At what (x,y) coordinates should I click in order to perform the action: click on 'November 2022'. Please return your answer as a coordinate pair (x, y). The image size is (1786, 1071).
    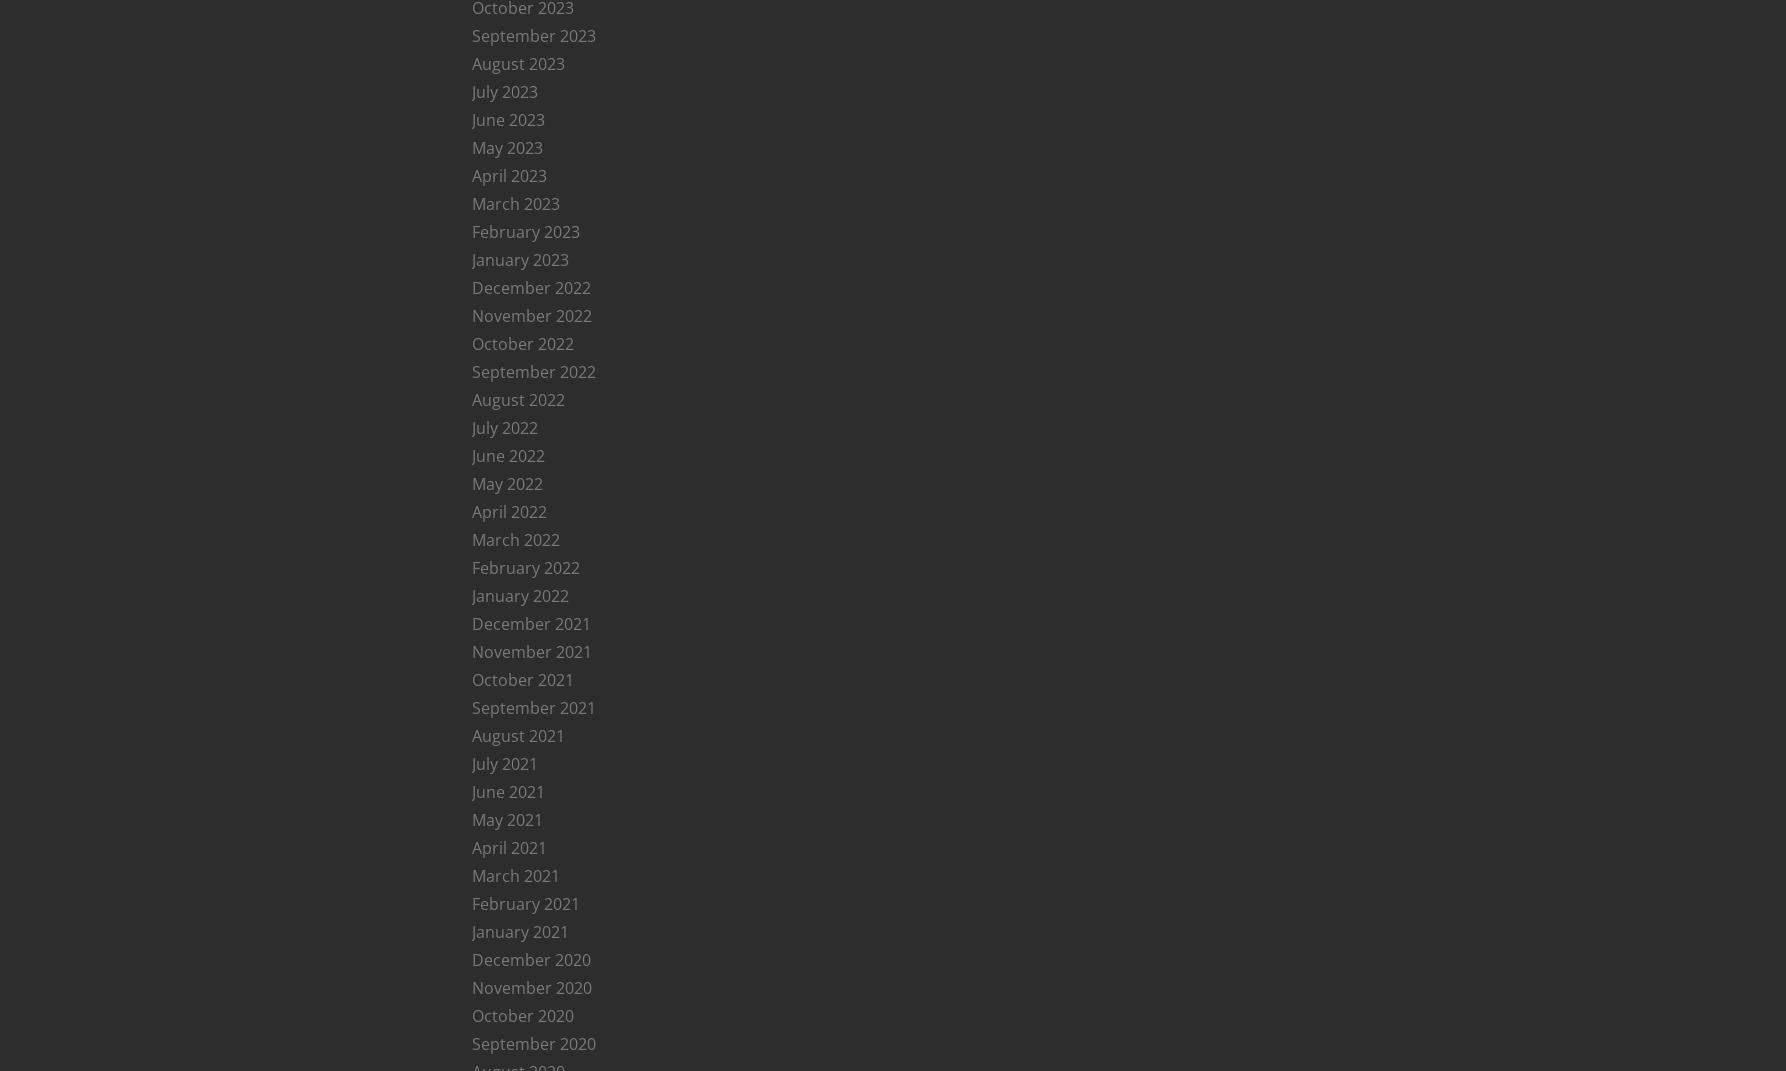
    Looking at the image, I should click on (469, 315).